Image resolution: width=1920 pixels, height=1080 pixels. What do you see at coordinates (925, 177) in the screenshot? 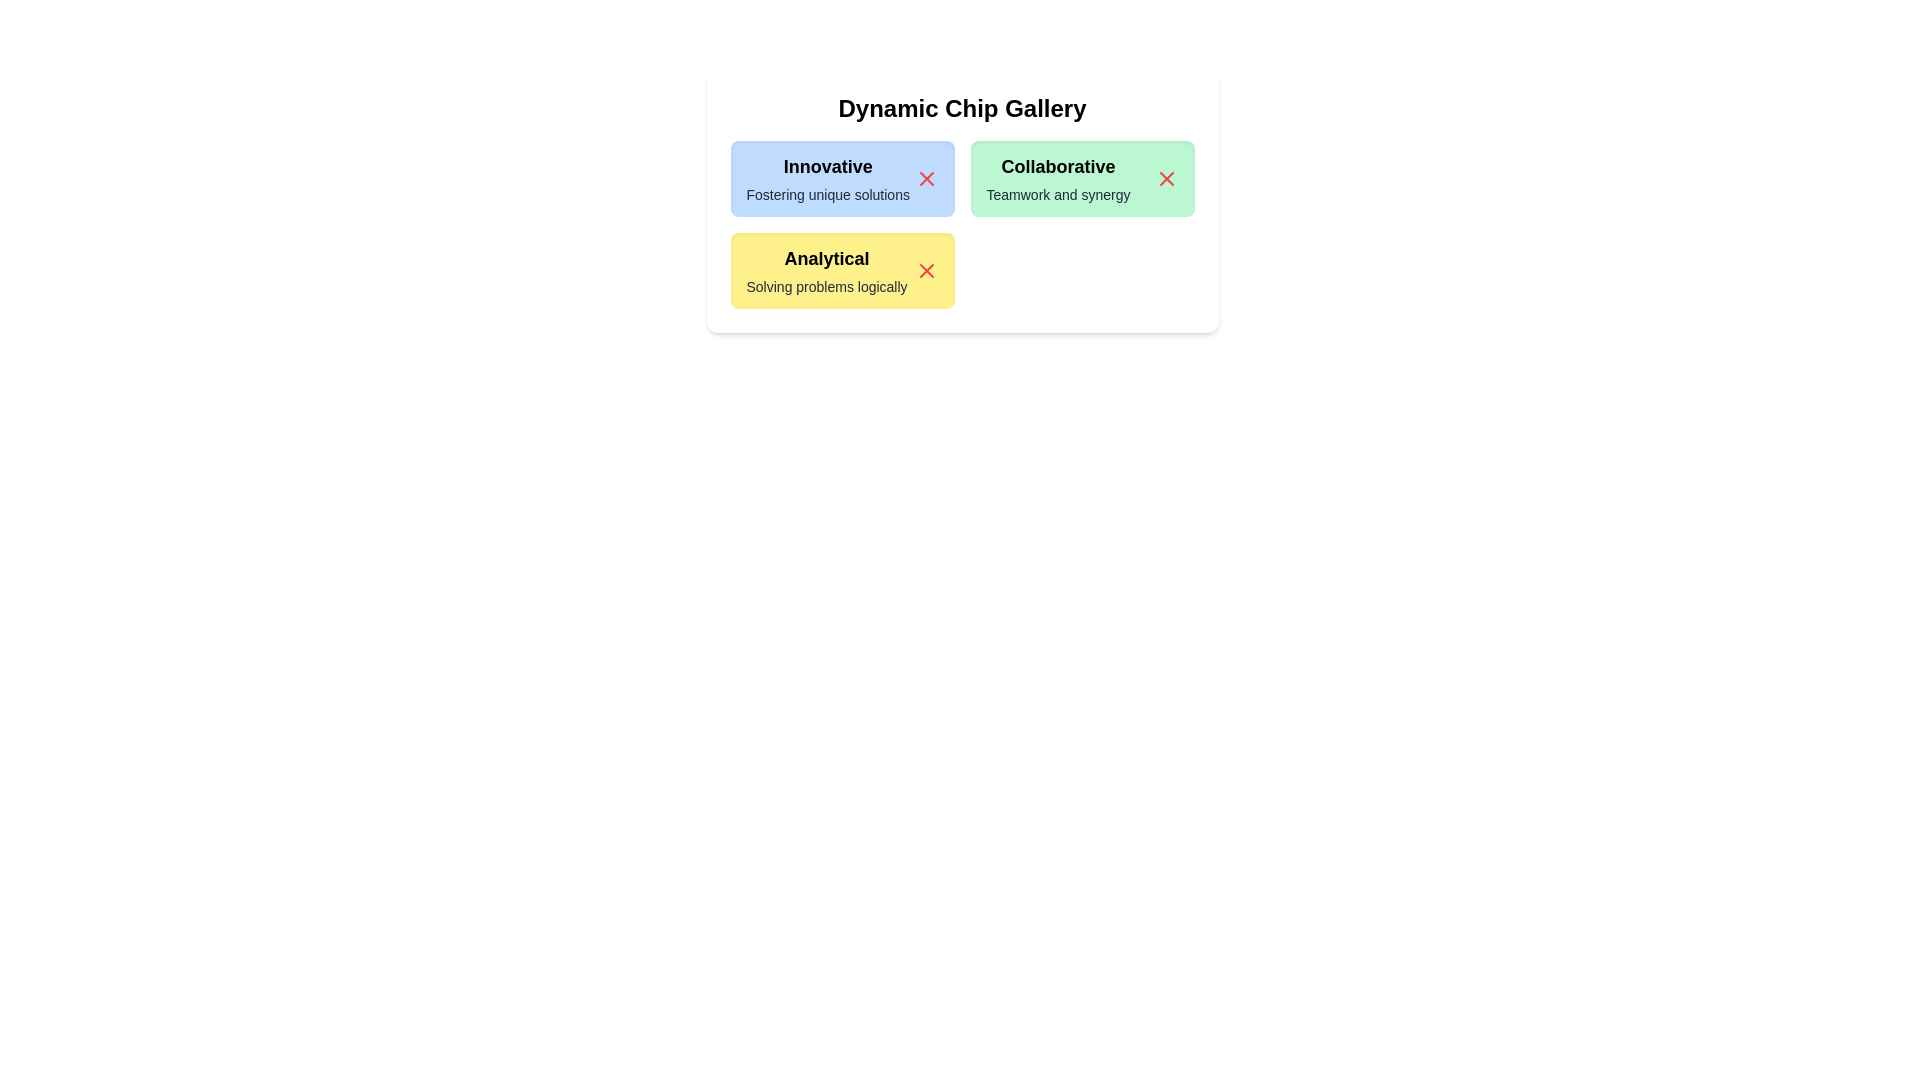
I see `close button of the chip labeled Innovative` at bounding box center [925, 177].